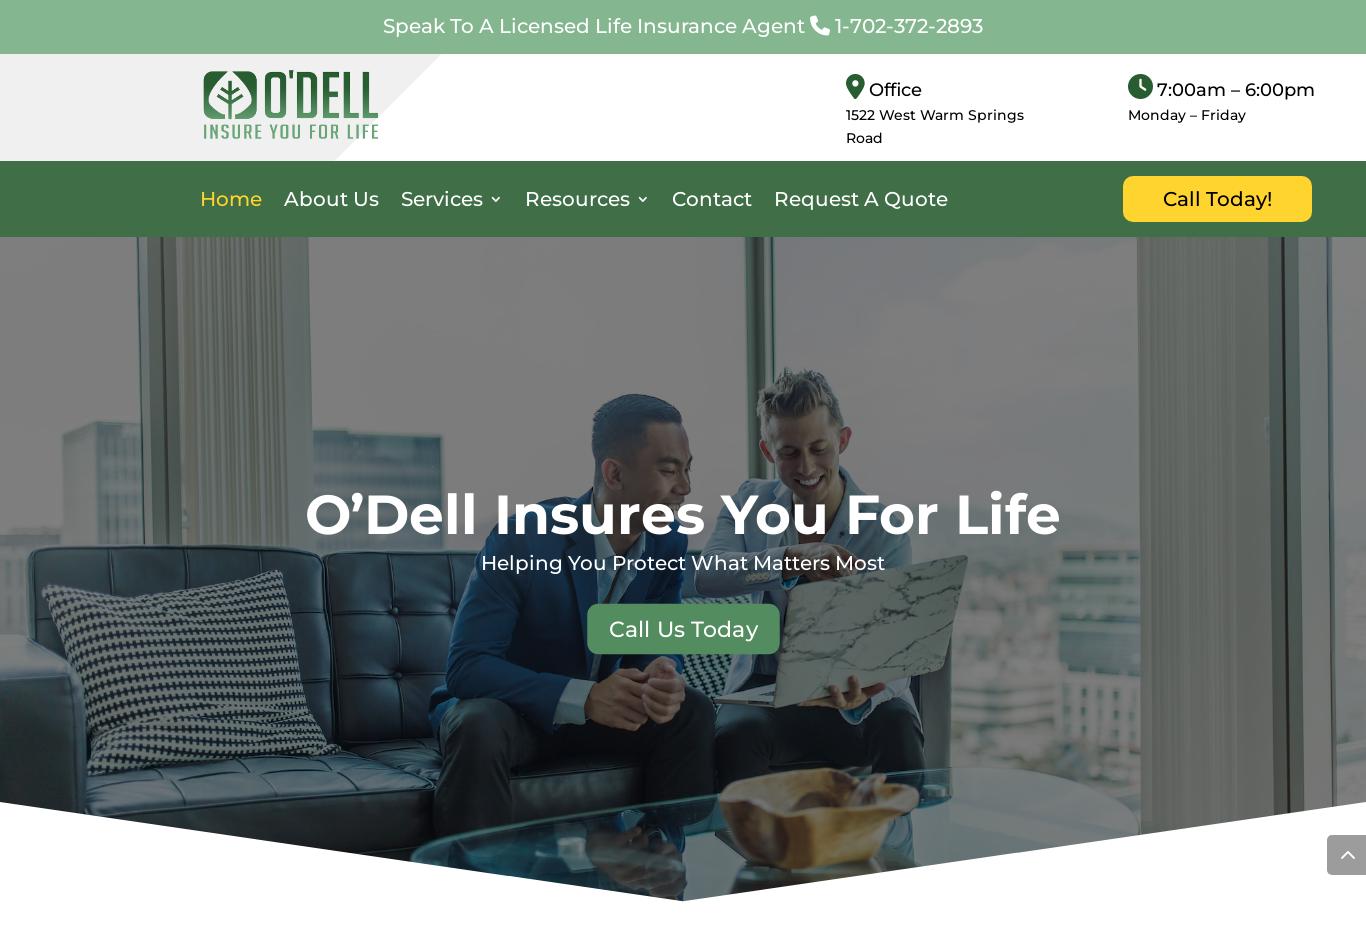 The height and width of the screenshot is (934, 1366). I want to click on '1522 West Warm Springs Road', so click(933, 124).